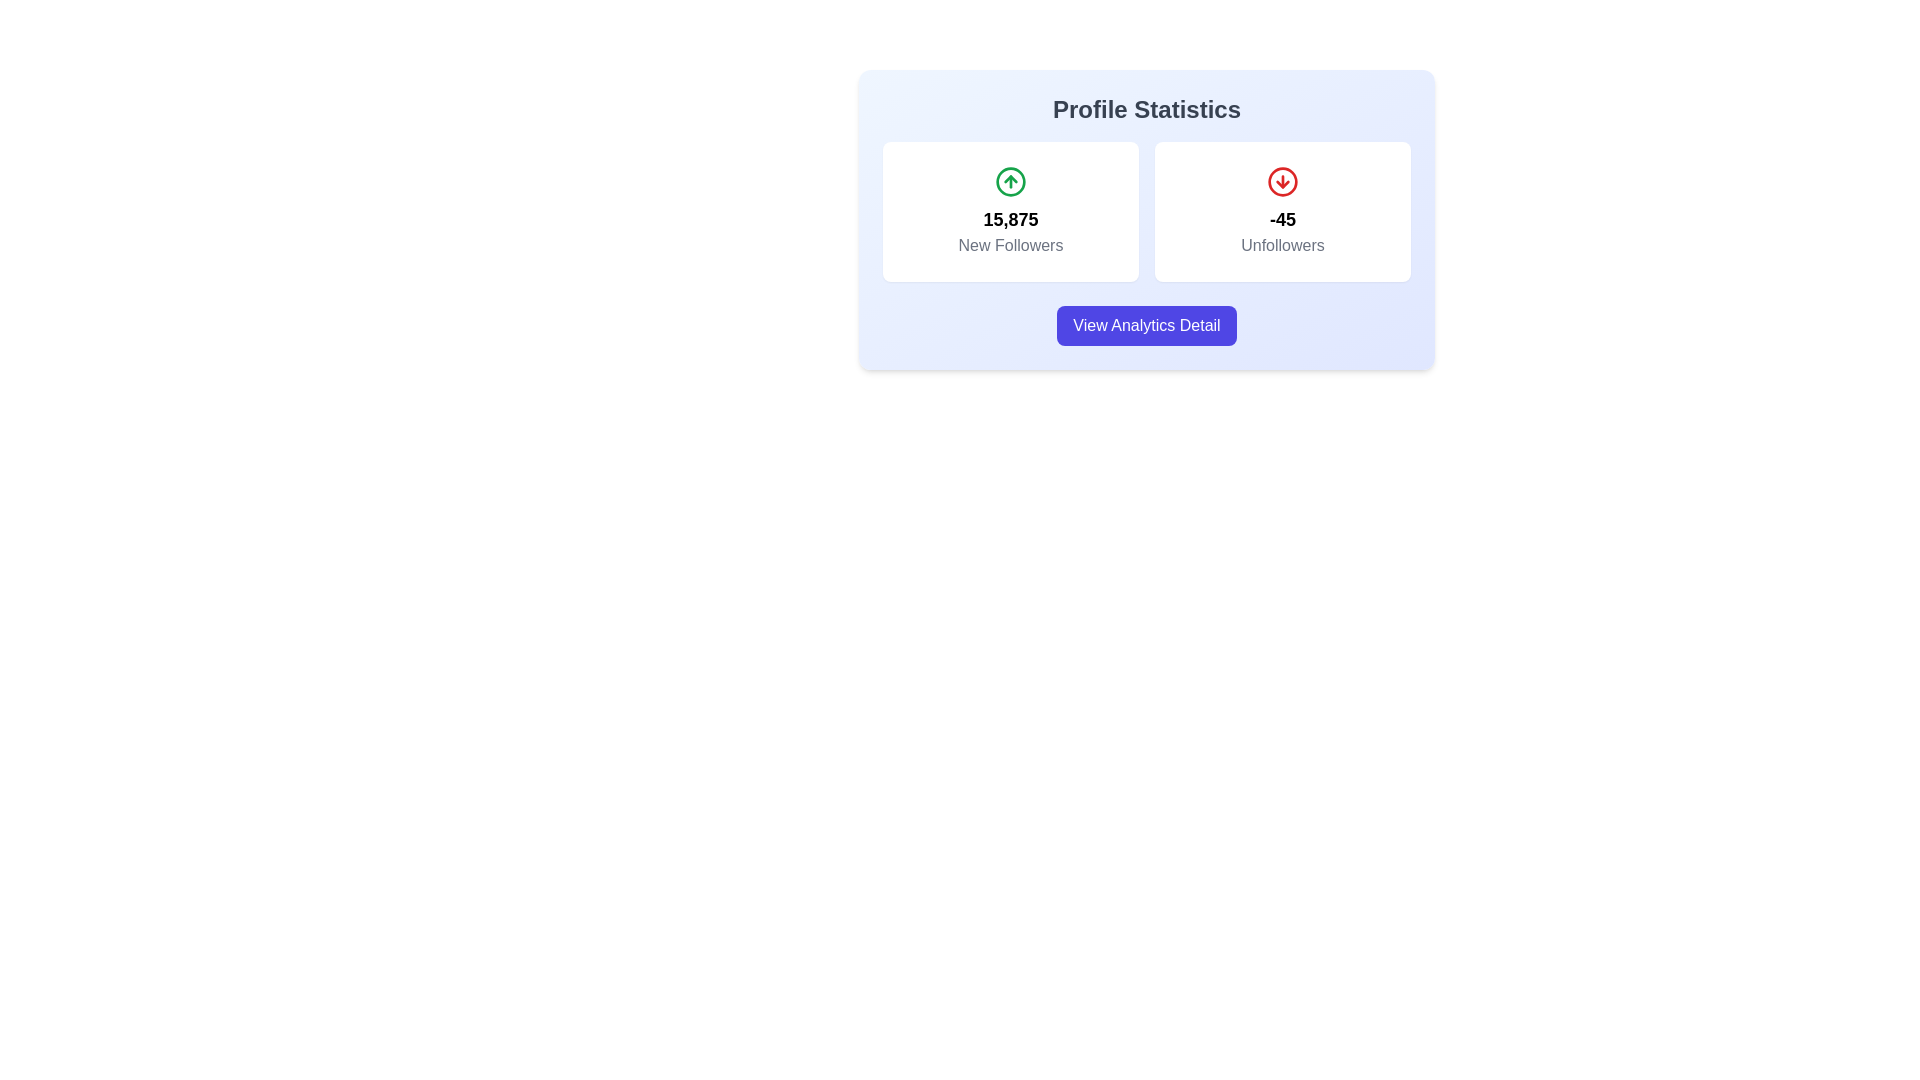 This screenshot has height=1080, width=1920. I want to click on the 'Unfollowers' icon, which is a circular icon with a downward arrow in a red boundary, located in the right column of the 'Profile Statistics' section, so click(1282, 181).